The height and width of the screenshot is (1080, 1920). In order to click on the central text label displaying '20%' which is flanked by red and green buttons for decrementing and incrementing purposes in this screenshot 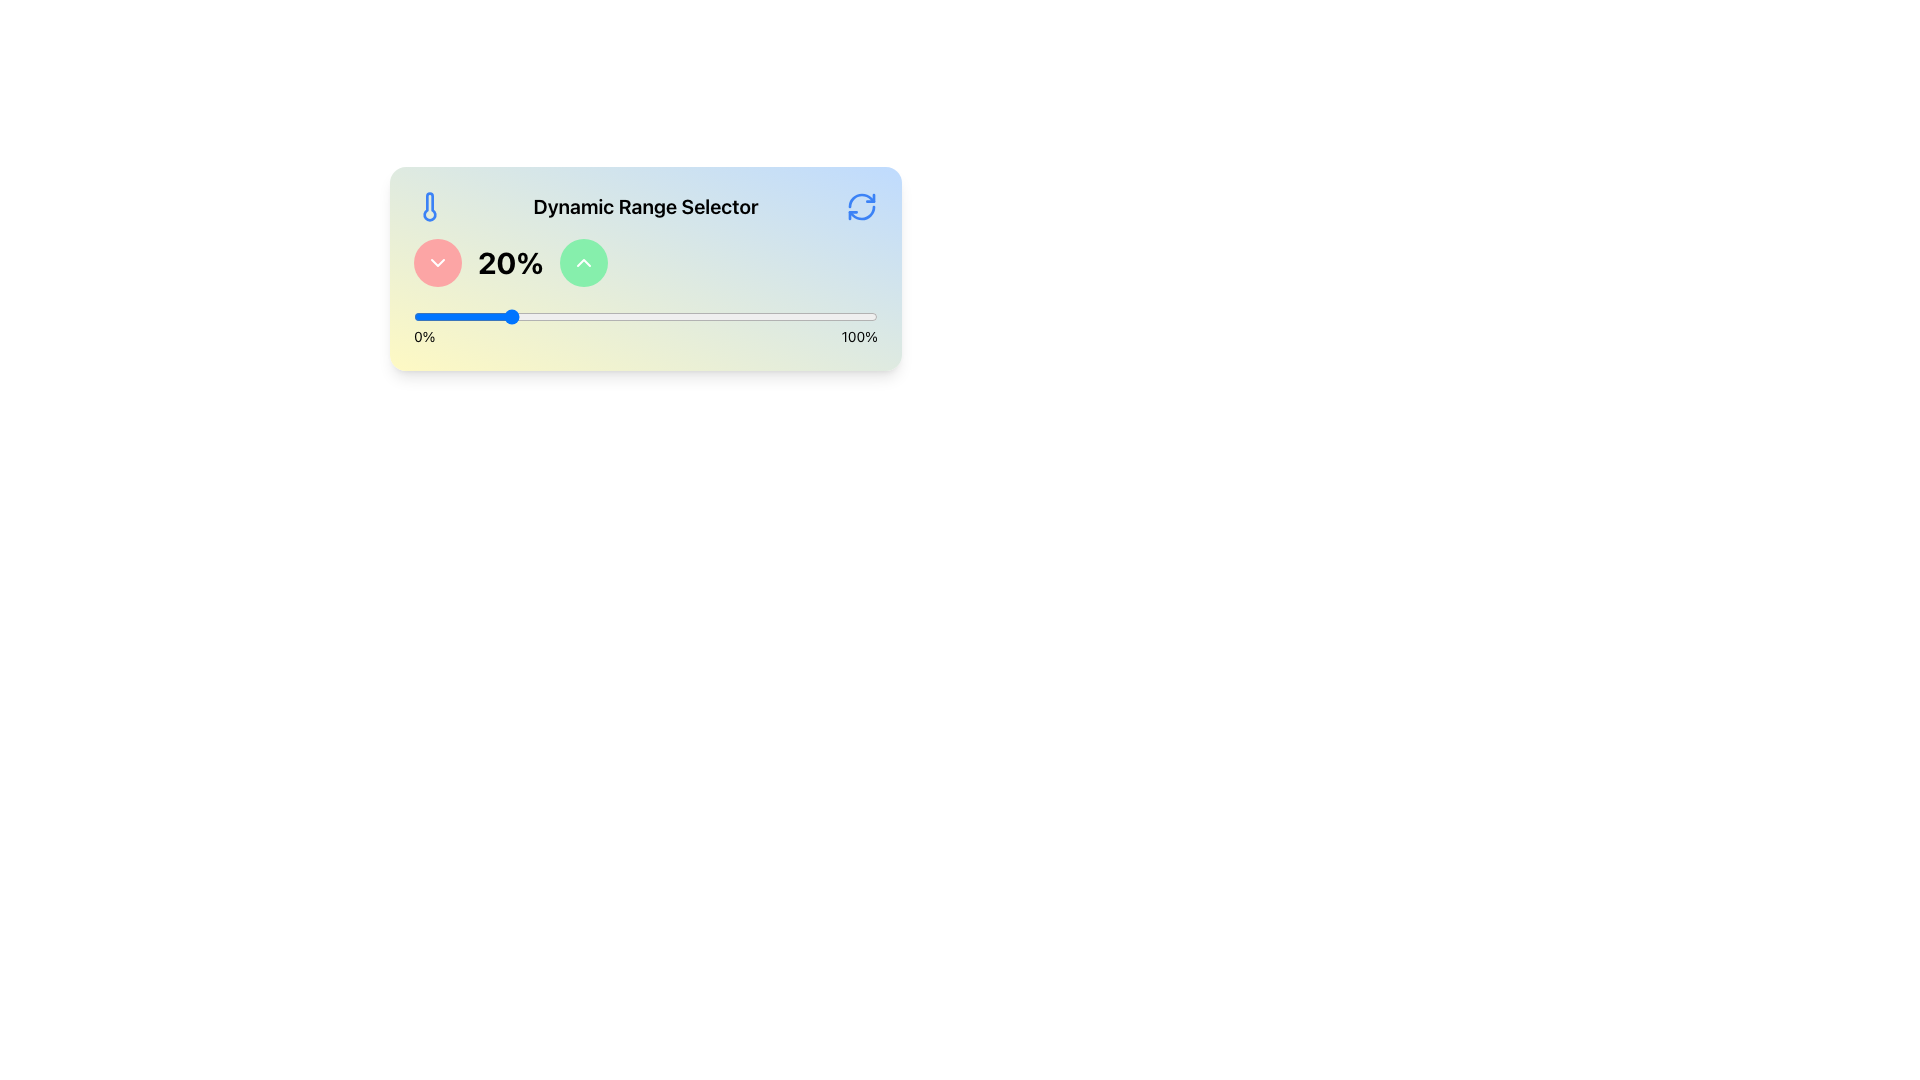, I will do `click(646, 261)`.